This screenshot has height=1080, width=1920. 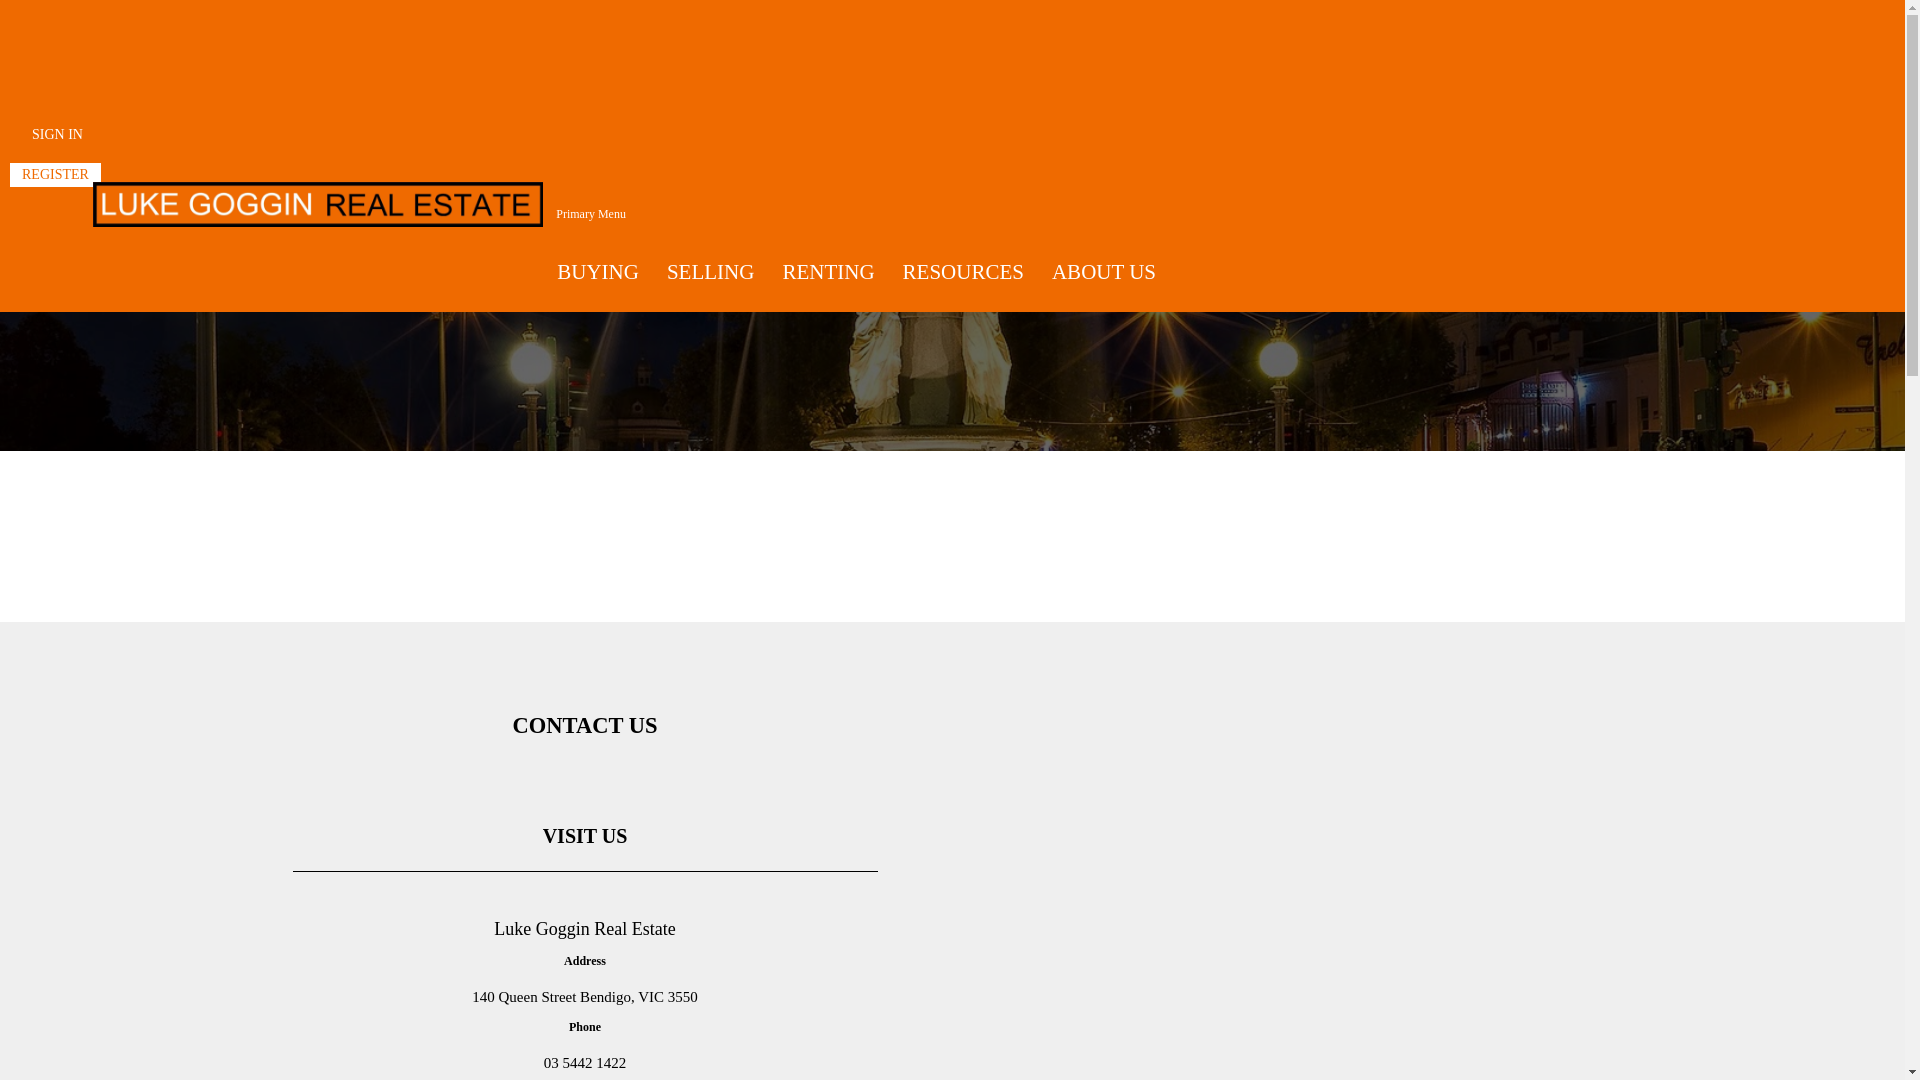 What do you see at coordinates (1103, 272) in the screenshot?
I see `'ABOUT US'` at bounding box center [1103, 272].